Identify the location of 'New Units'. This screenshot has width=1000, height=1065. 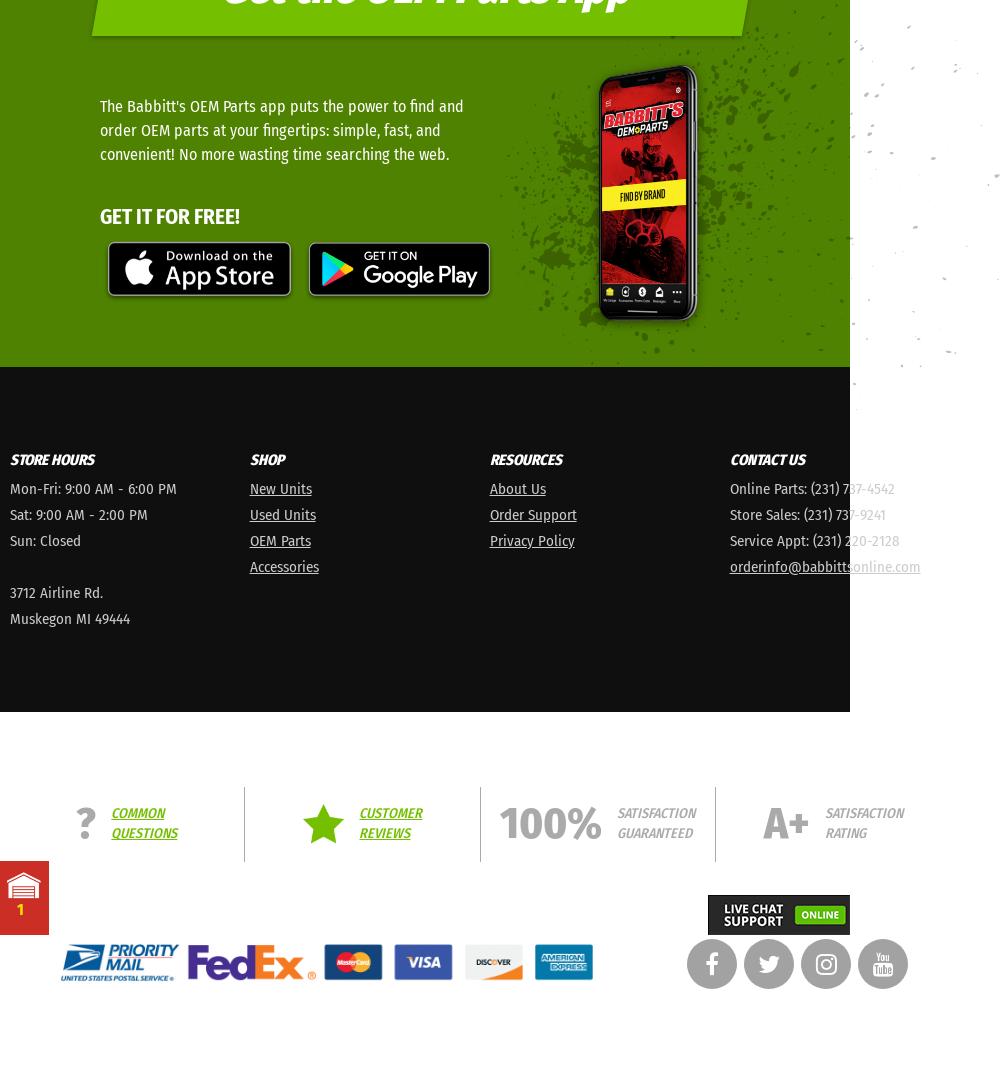
(280, 486).